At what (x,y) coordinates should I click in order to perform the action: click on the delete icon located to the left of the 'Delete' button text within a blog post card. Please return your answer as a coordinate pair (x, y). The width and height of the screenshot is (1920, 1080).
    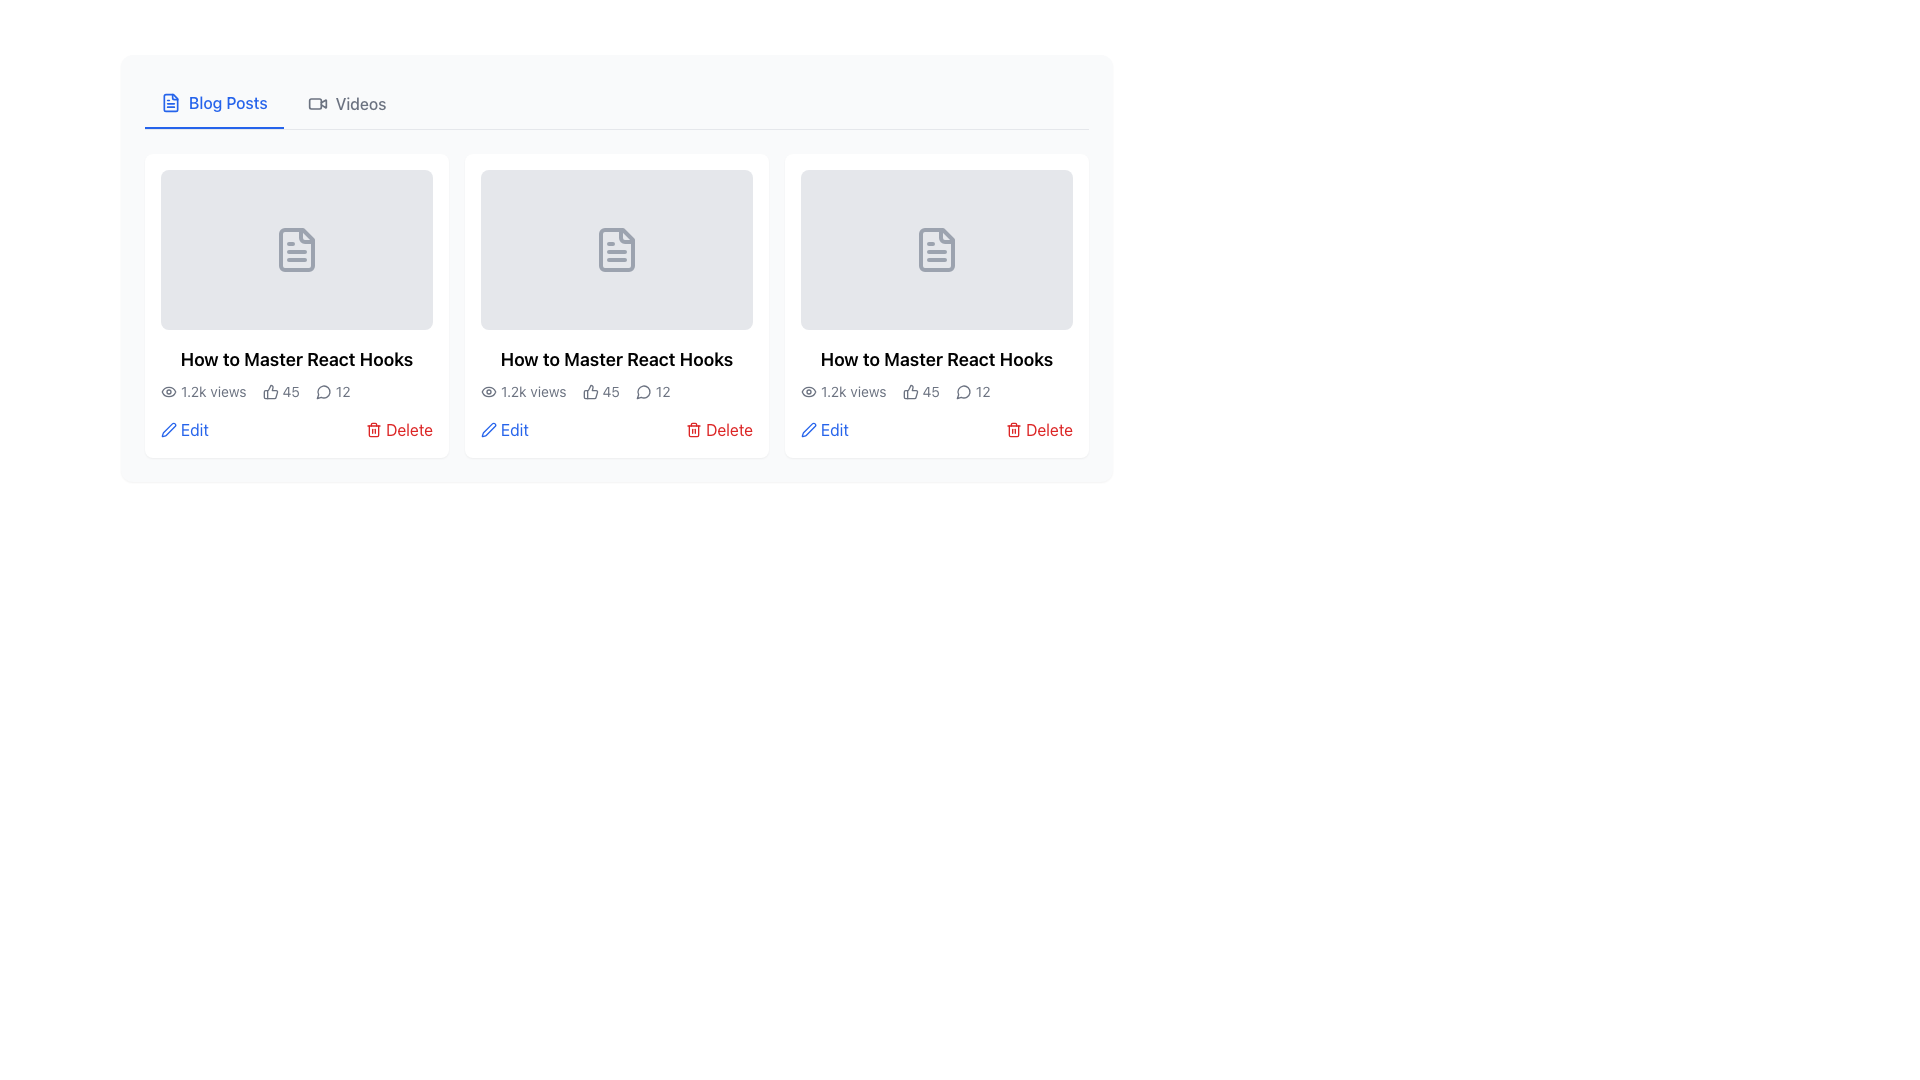
    Looking at the image, I should click on (1013, 428).